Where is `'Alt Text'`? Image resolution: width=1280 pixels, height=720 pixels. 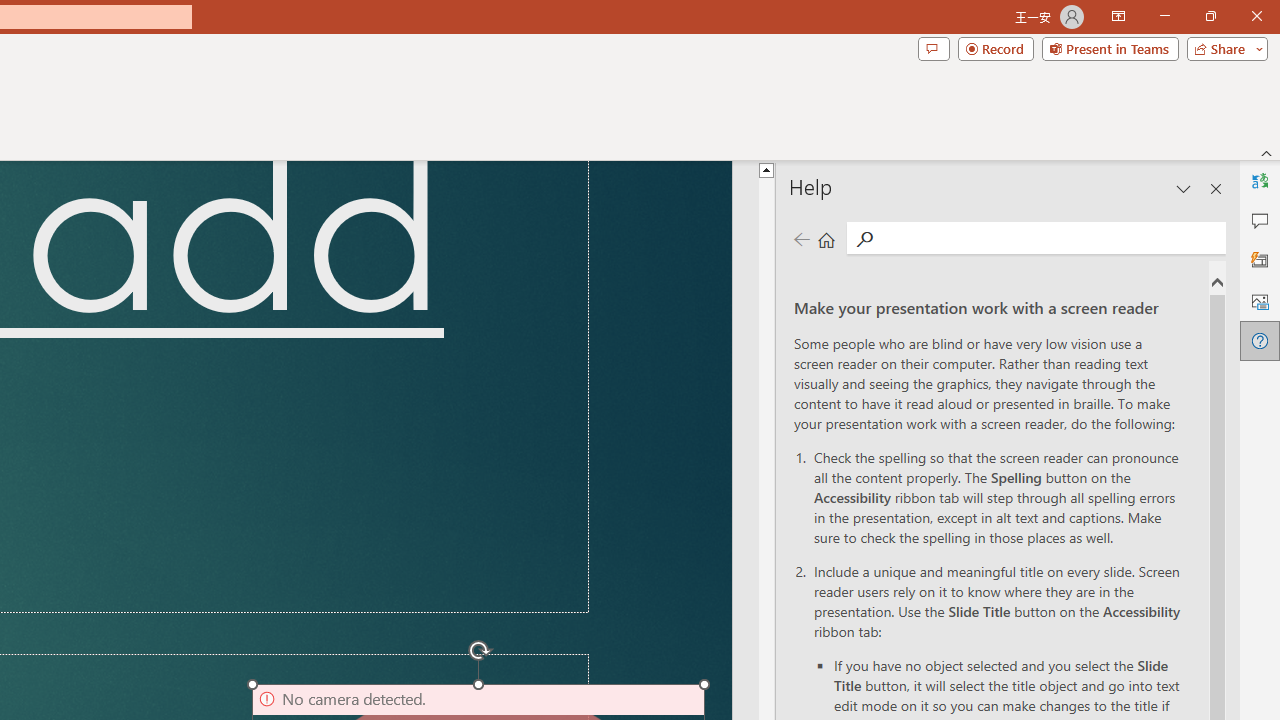
'Alt Text' is located at coordinates (1259, 300).